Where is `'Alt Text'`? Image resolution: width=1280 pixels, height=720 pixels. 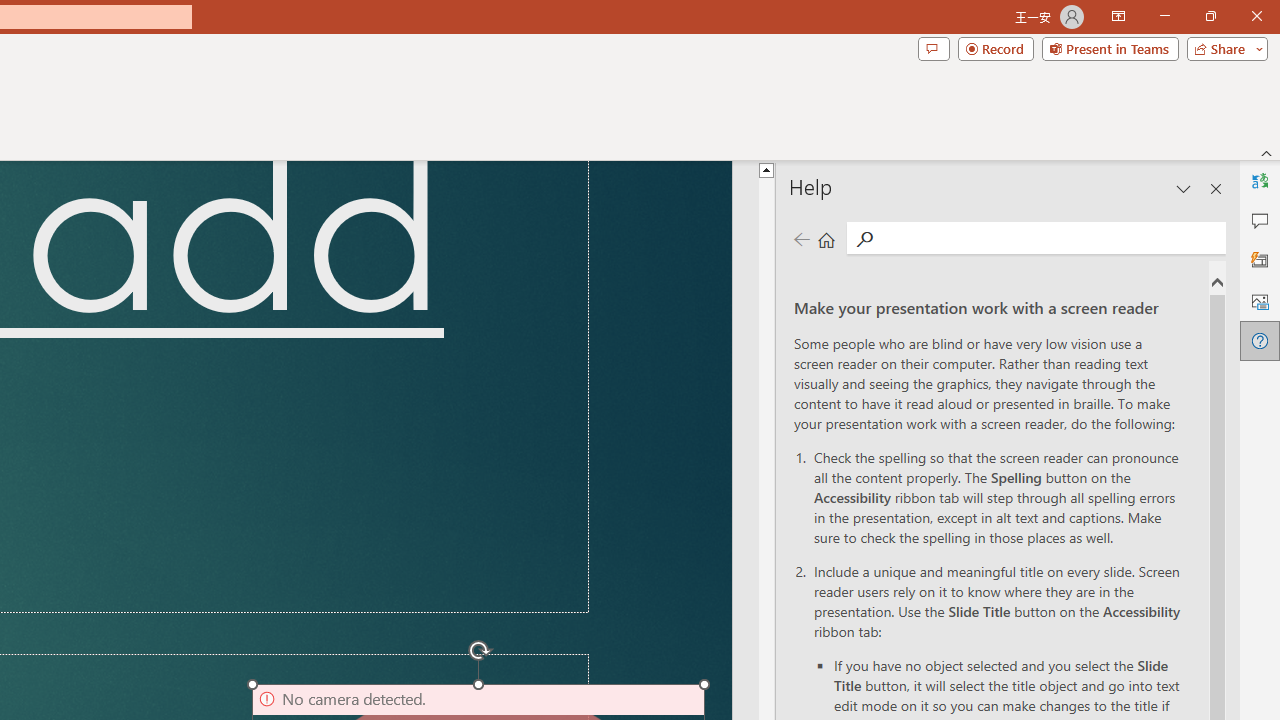
'Alt Text' is located at coordinates (1259, 300).